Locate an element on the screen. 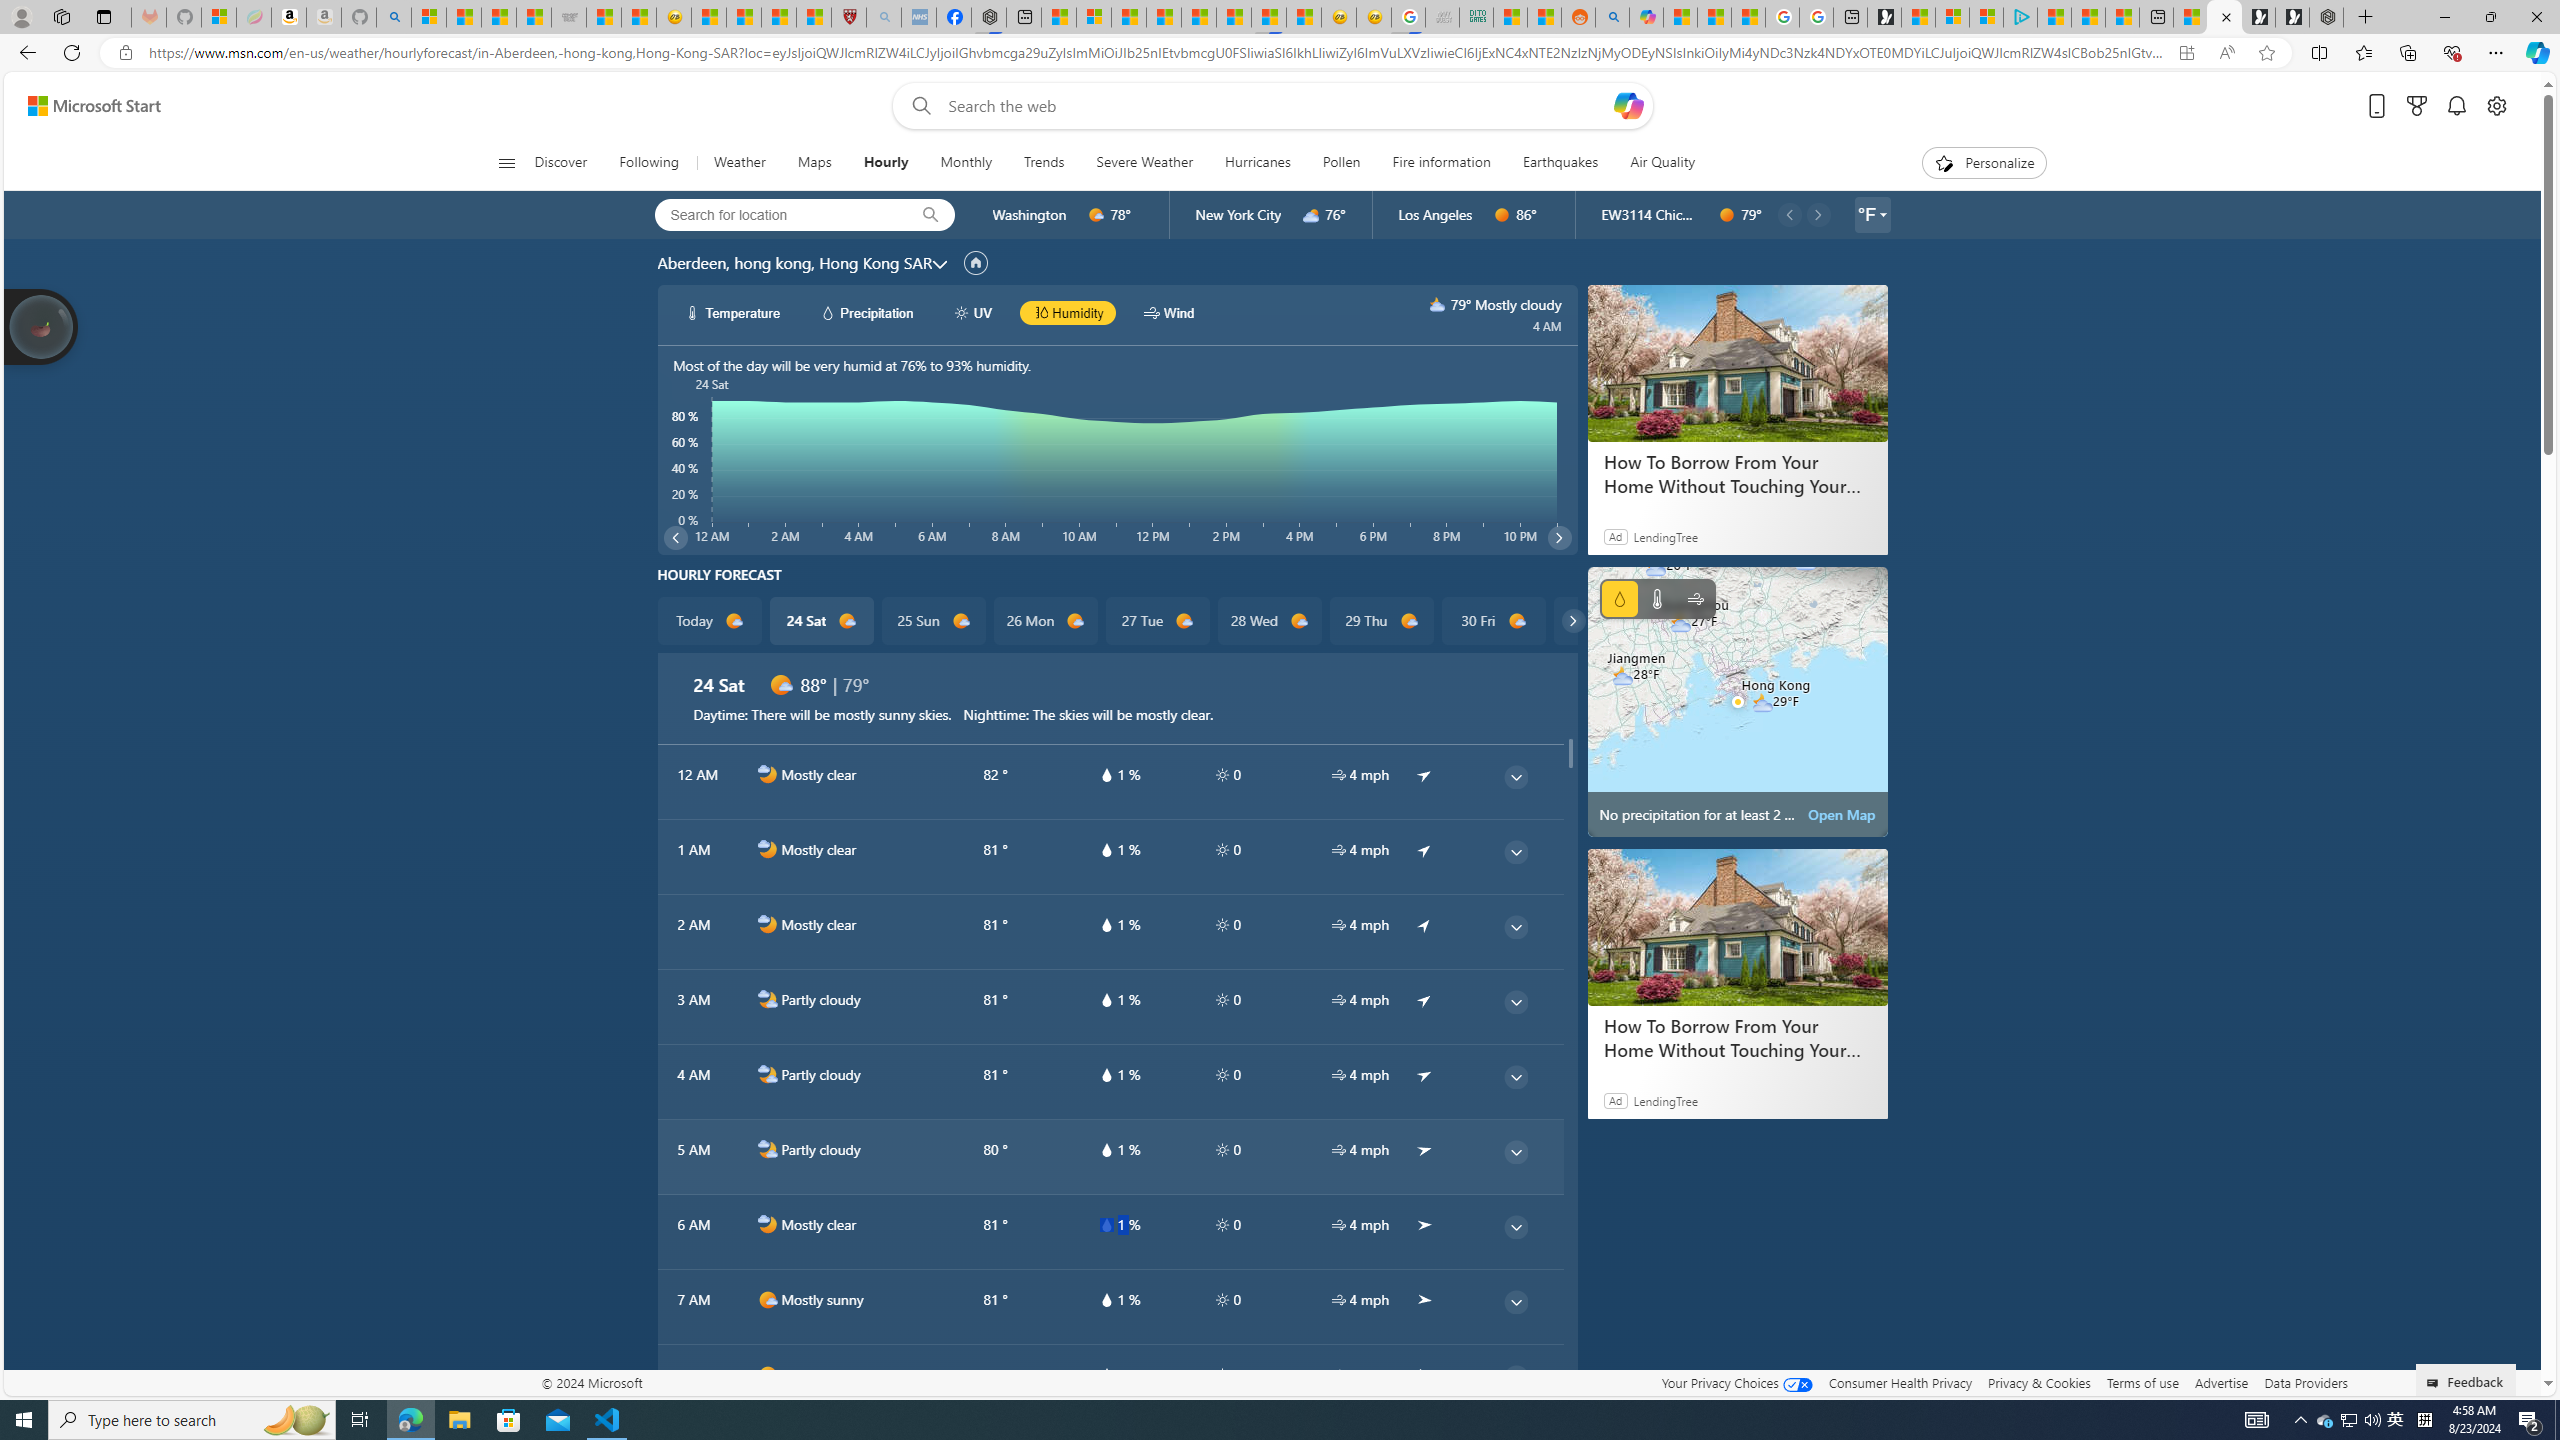  'Class: feedback_link_icon-DS-EntryPoint1-1' is located at coordinates (2434, 1382).